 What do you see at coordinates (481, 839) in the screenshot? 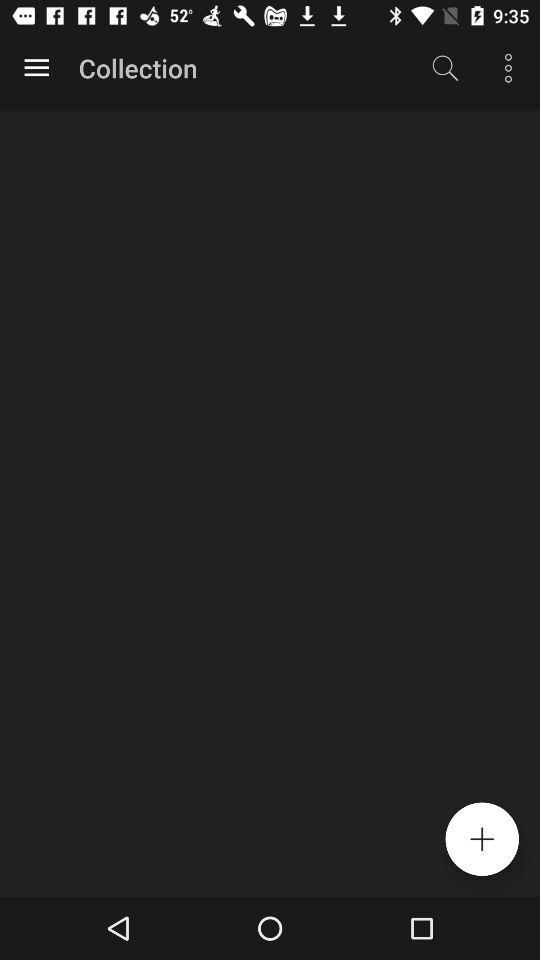
I see `the add icon` at bounding box center [481, 839].